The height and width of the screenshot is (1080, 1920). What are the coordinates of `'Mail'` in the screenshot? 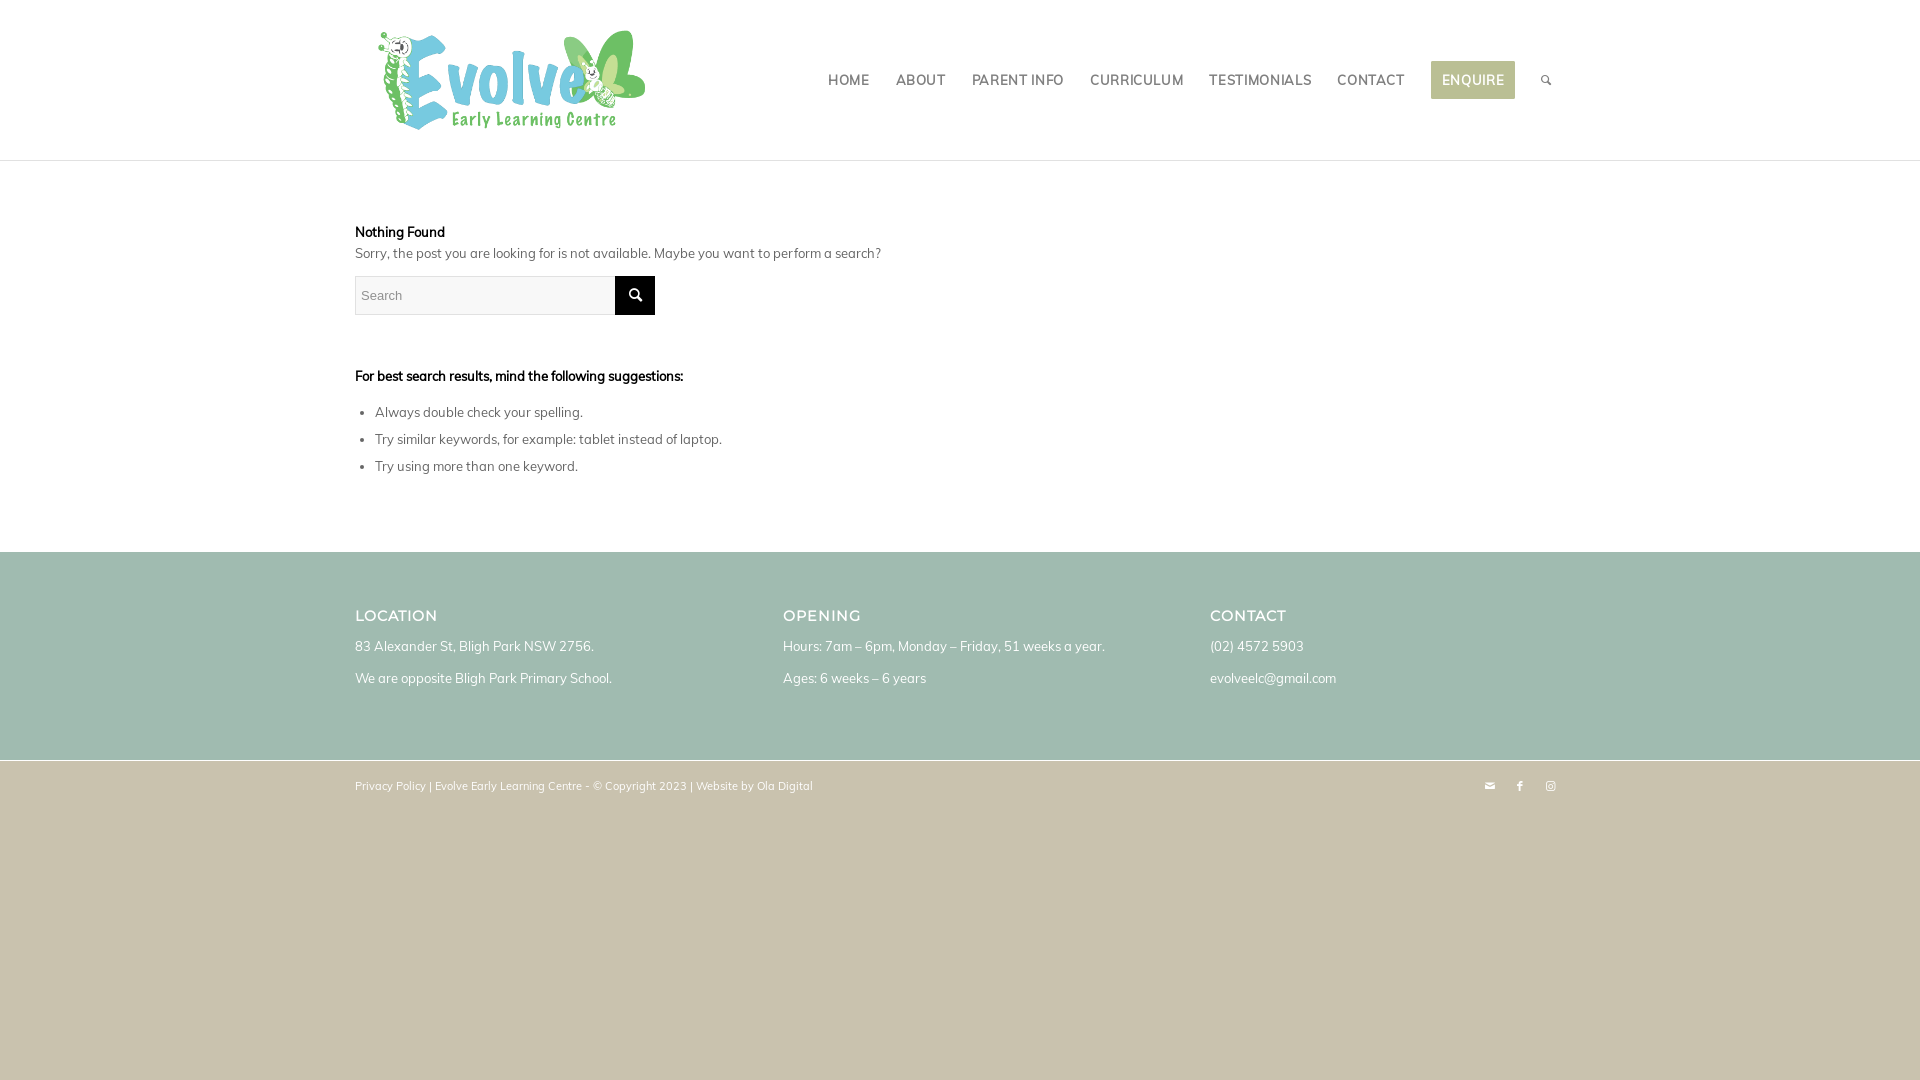 It's located at (1489, 785).